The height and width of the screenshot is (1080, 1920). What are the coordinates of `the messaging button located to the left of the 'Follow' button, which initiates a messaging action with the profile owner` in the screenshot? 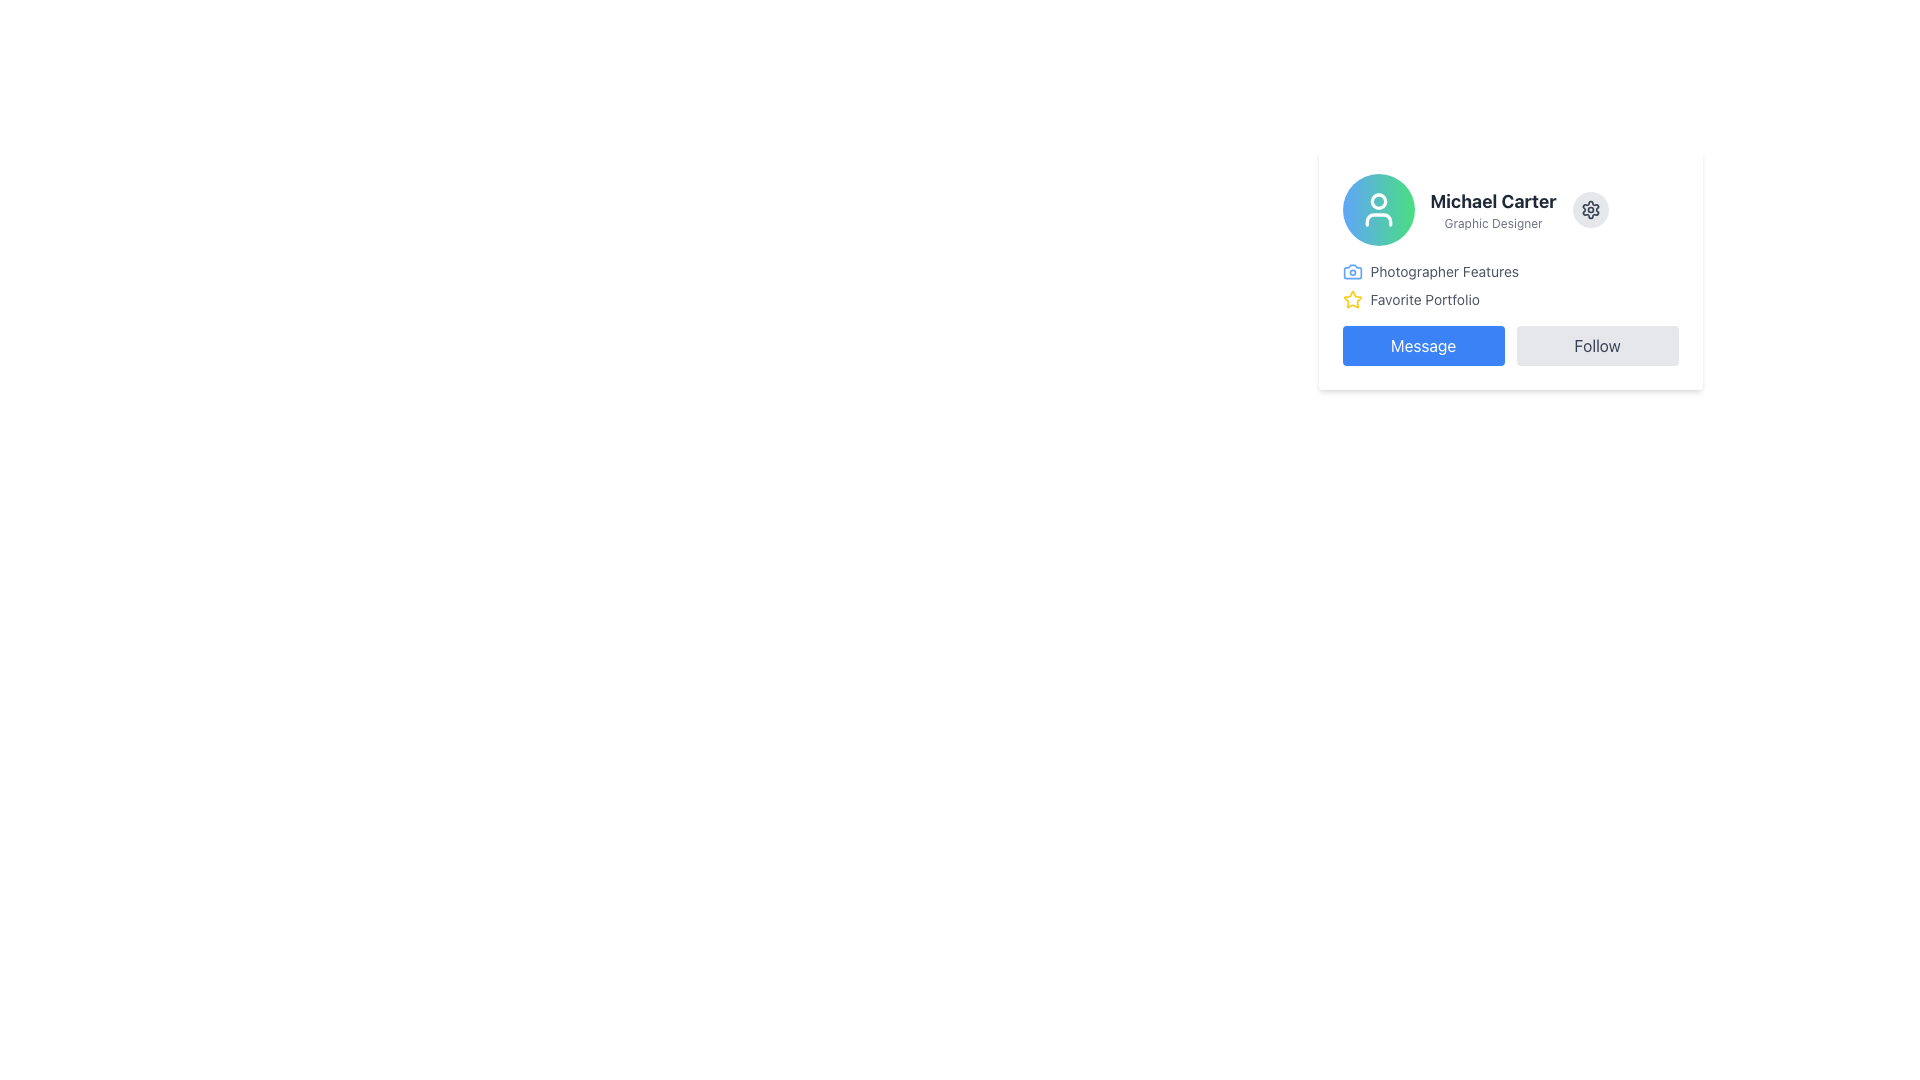 It's located at (1422, 345).